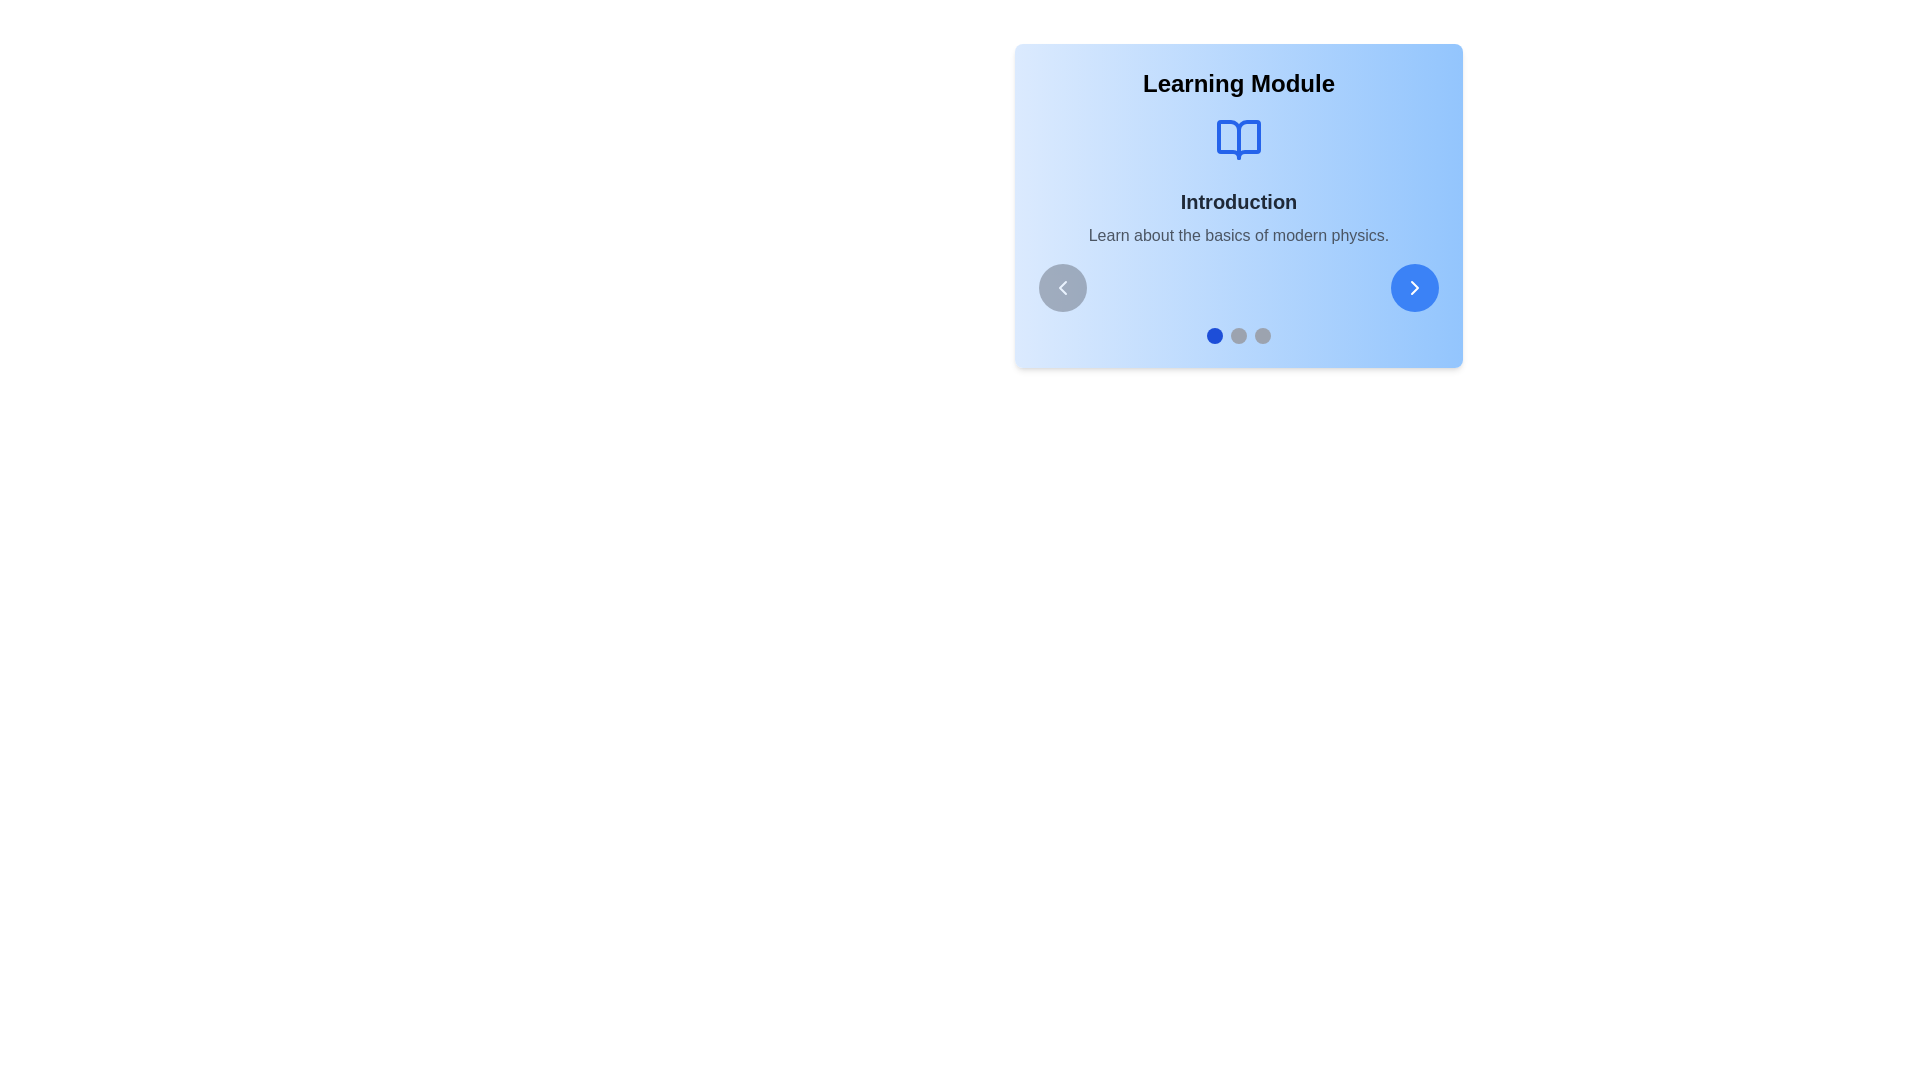 Image resolution: width=1920 pixels, height=1080 pixels. What do you see at coordinates (1213, 334) in the screenshot?
I see `the first circular blue indicator at the bottom of the card, which represents the current navigation step` at bounding box center [1213, 334].